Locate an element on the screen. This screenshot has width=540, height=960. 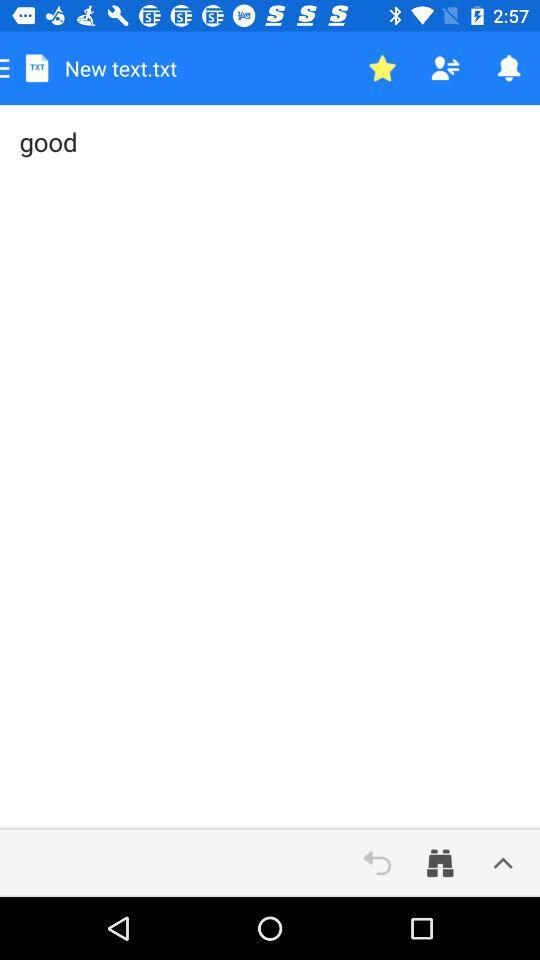
go up is located at coordinates (502, 862).